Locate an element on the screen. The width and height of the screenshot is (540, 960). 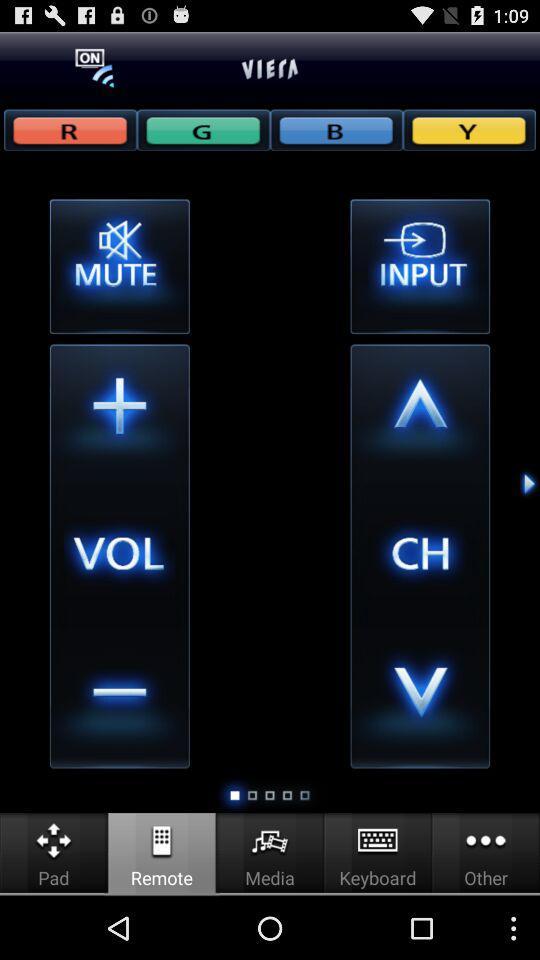
mute or unmute box is located at coordinates (119, 265).